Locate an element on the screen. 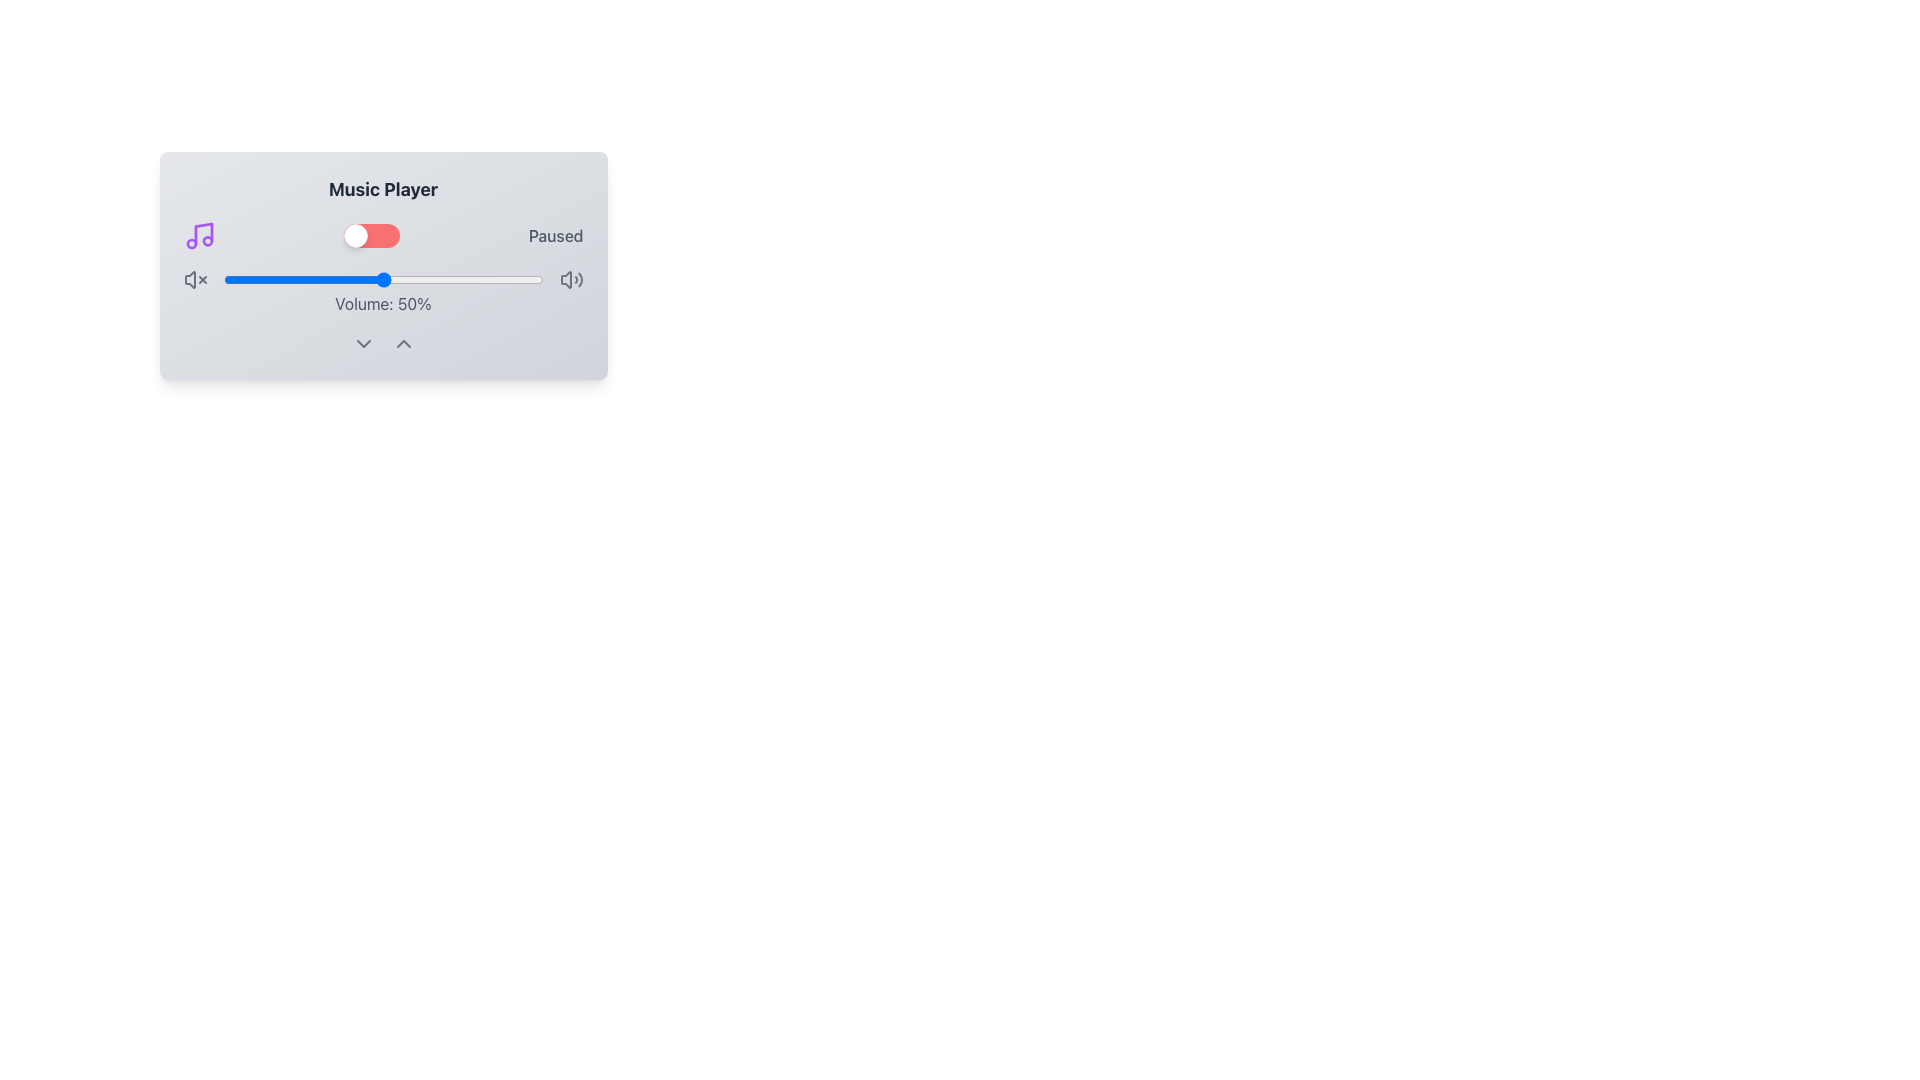 Image resolution: width=1920 pixels, height=1080 pixels. volume is located at coordinates (318, 280).